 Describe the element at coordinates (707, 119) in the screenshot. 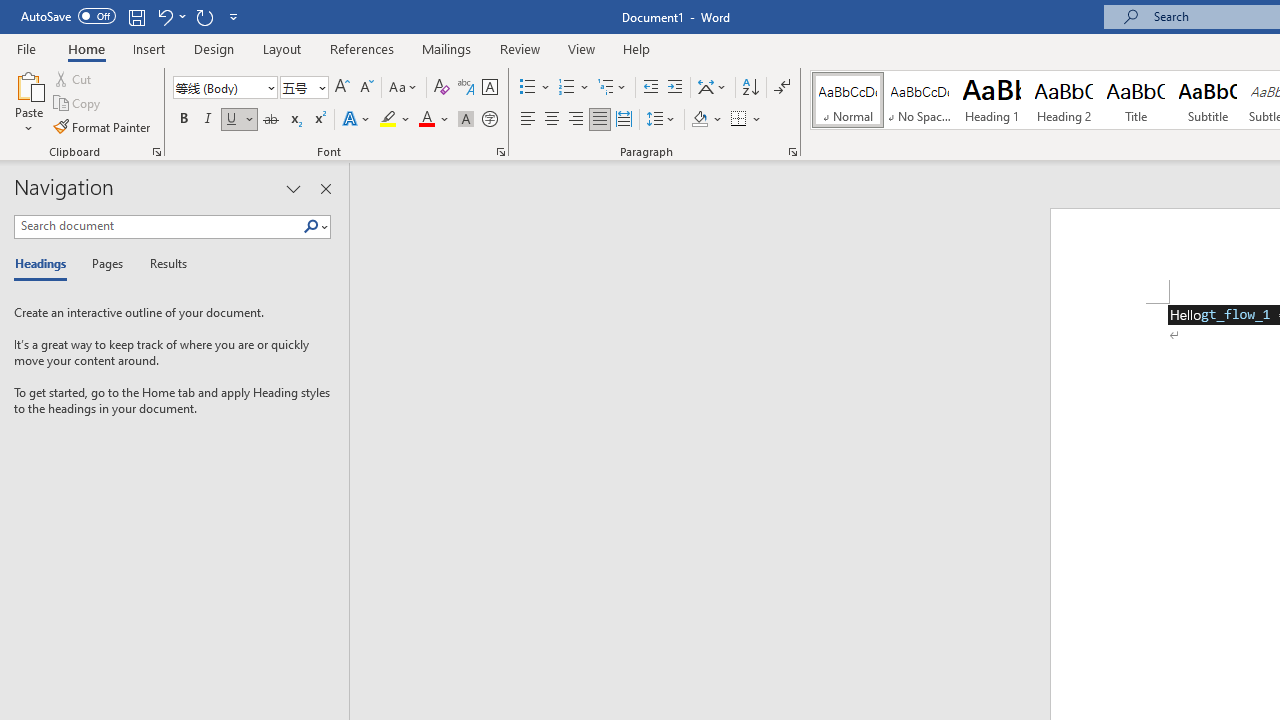

I see `'Shading'` at that location.